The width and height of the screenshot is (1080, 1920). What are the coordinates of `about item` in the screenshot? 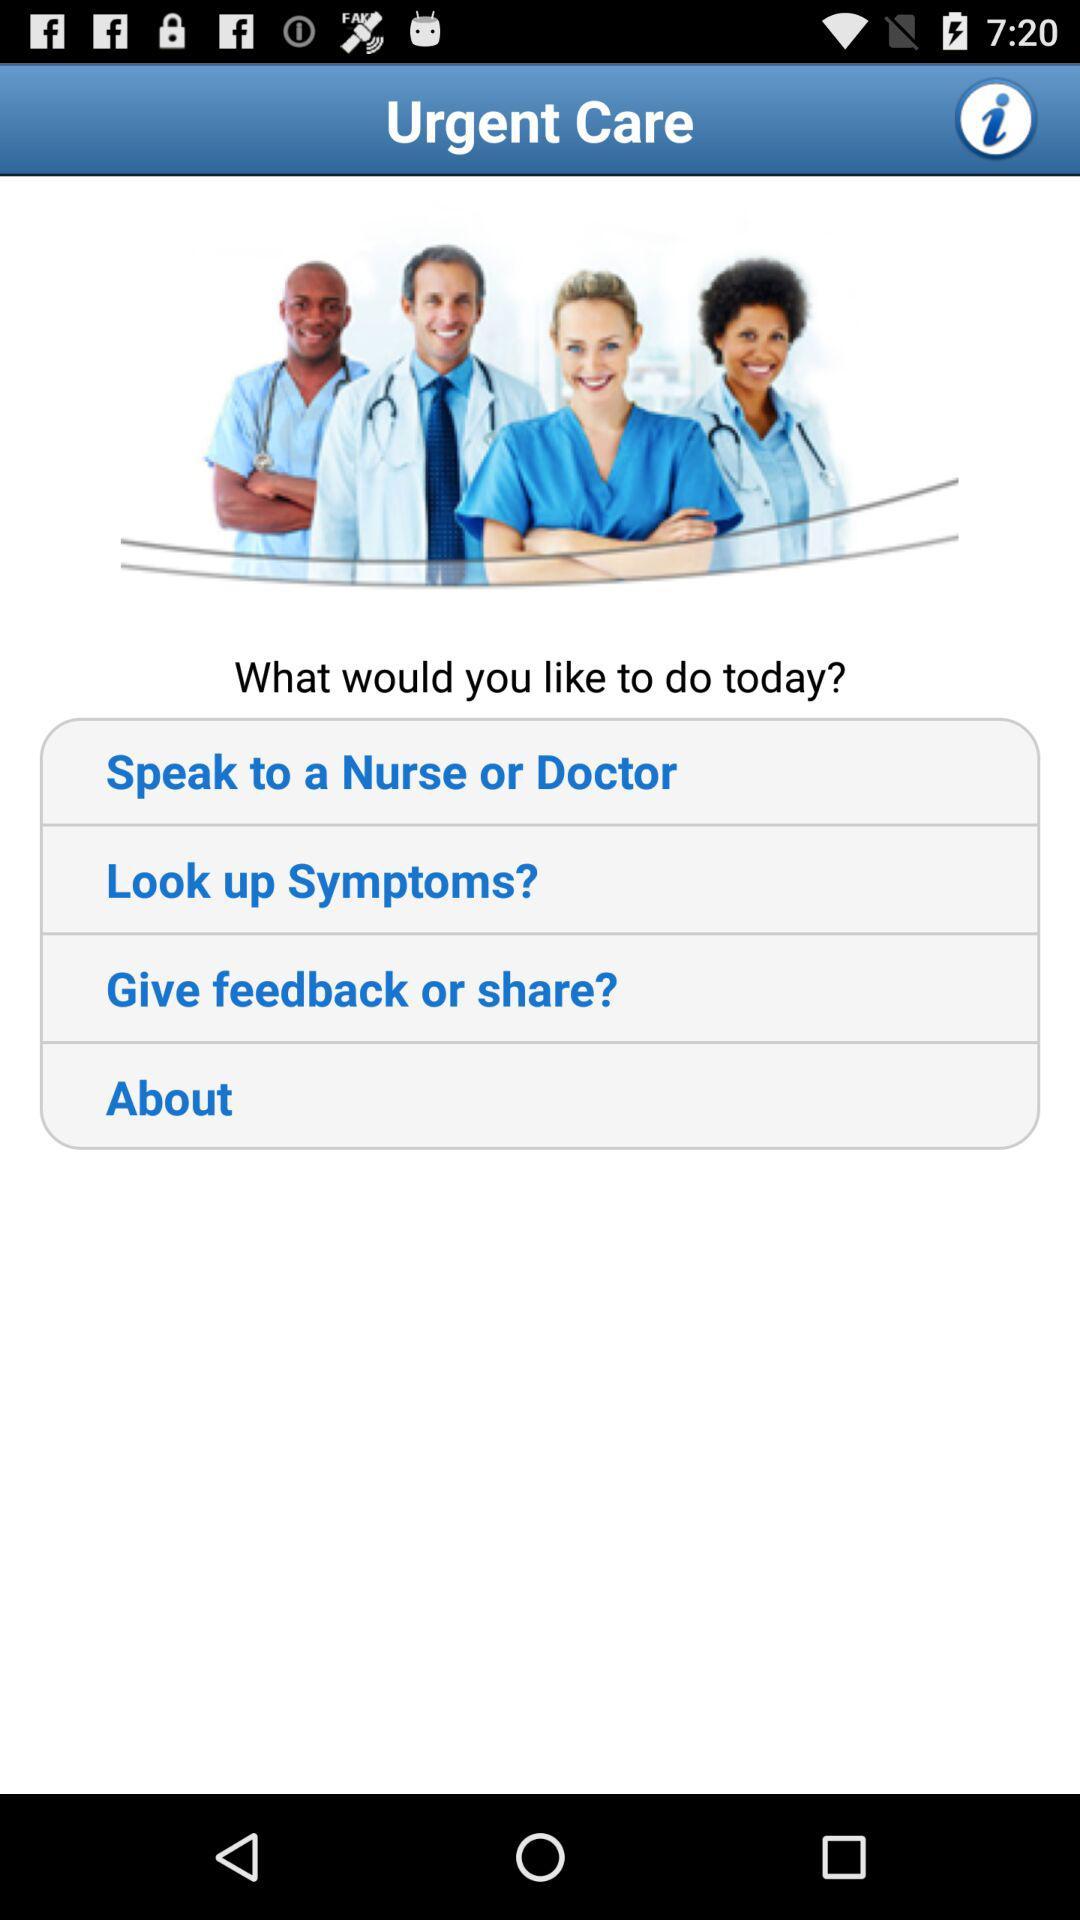 It's located at (135, 1095).